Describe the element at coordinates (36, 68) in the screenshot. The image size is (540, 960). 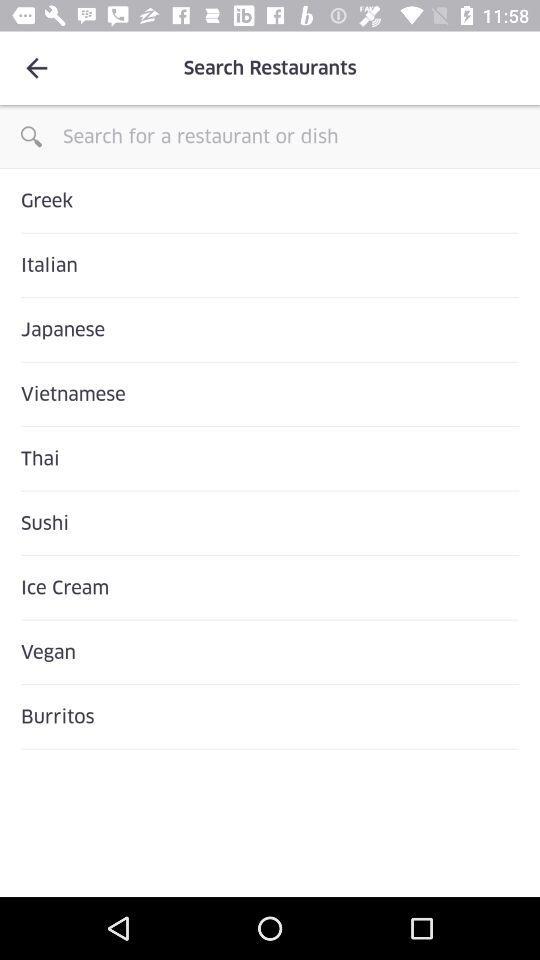
I see `the icon next to search restaurants` at that location.